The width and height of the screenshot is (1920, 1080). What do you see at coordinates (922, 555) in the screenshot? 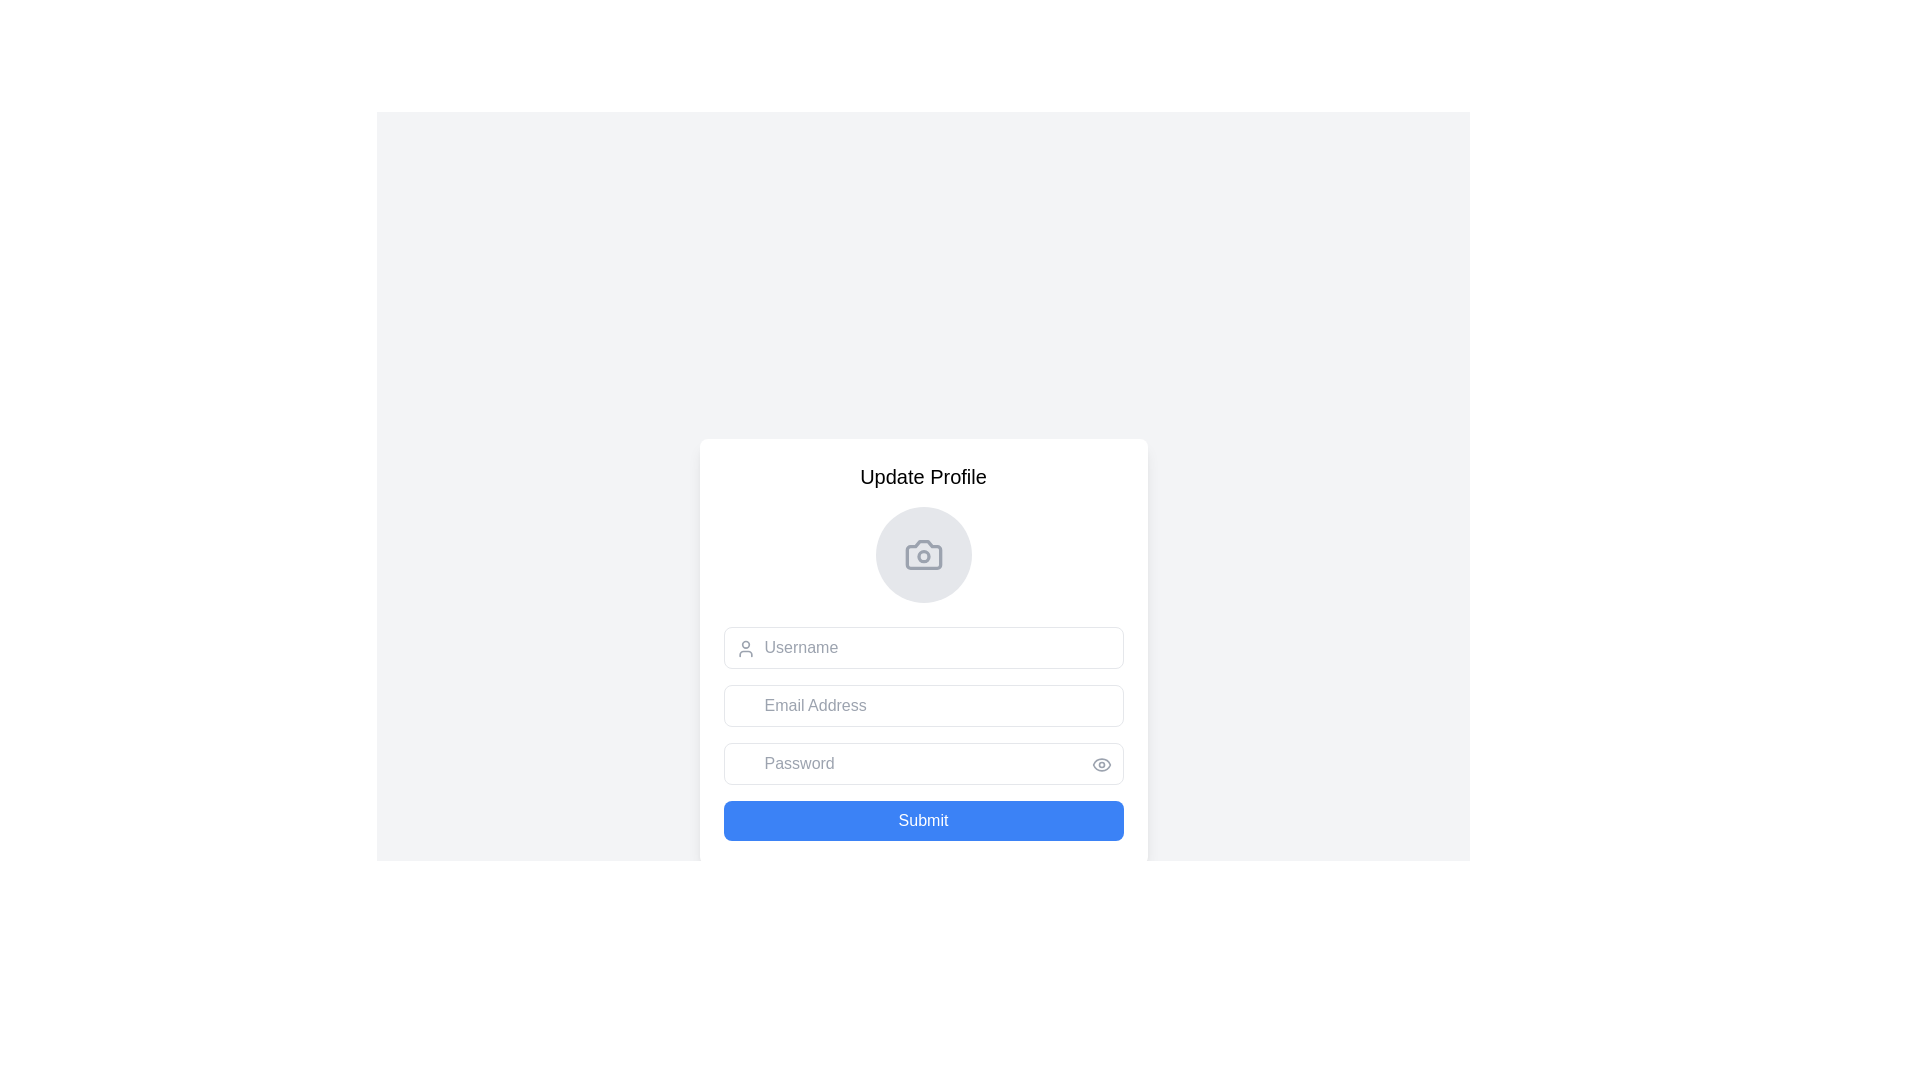
I see `the circular placeholder for image upload located in the center of the profile update form to initiate a profile picture upload` at bounding box center [922, 555].